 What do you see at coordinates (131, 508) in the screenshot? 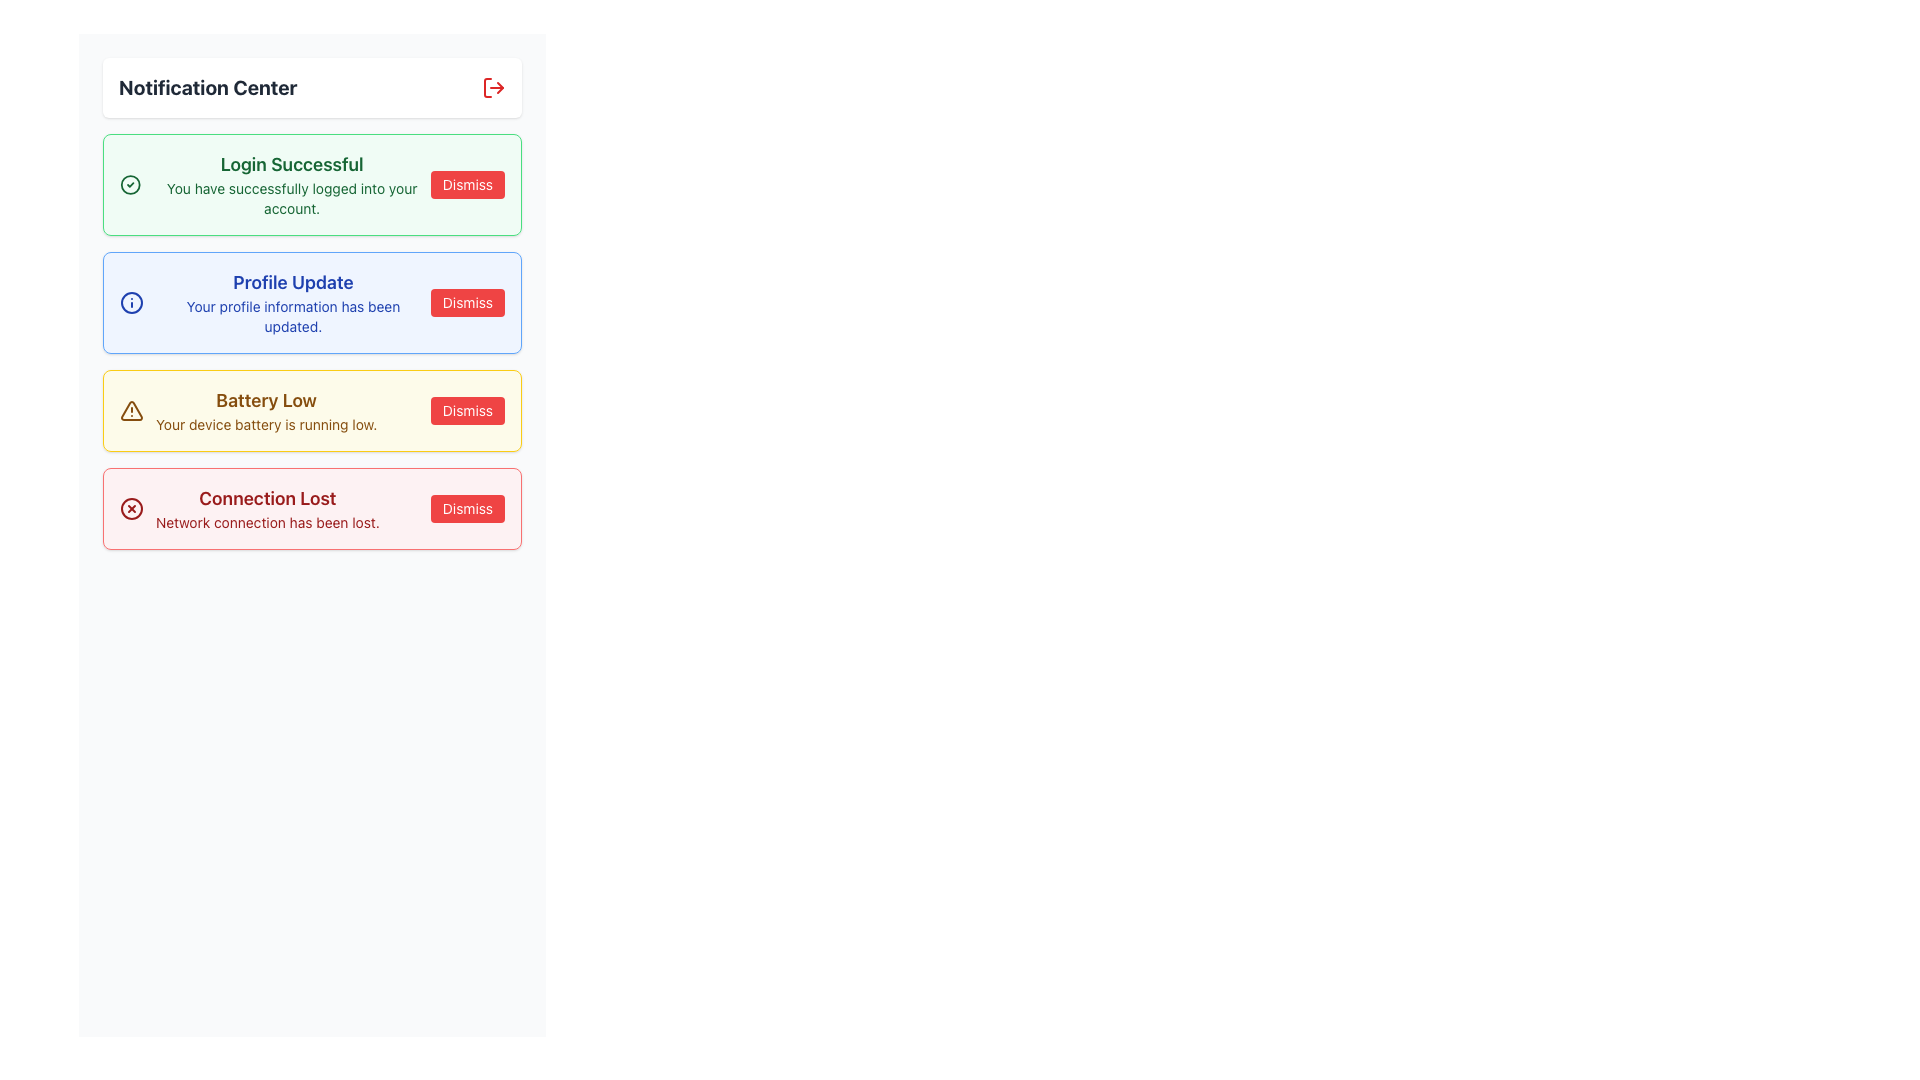
I see `the red circular icon with an 'X' symbol located at the leftmost side of the 'Connection Lost' notification alert box` at bounding box center [131, 508].